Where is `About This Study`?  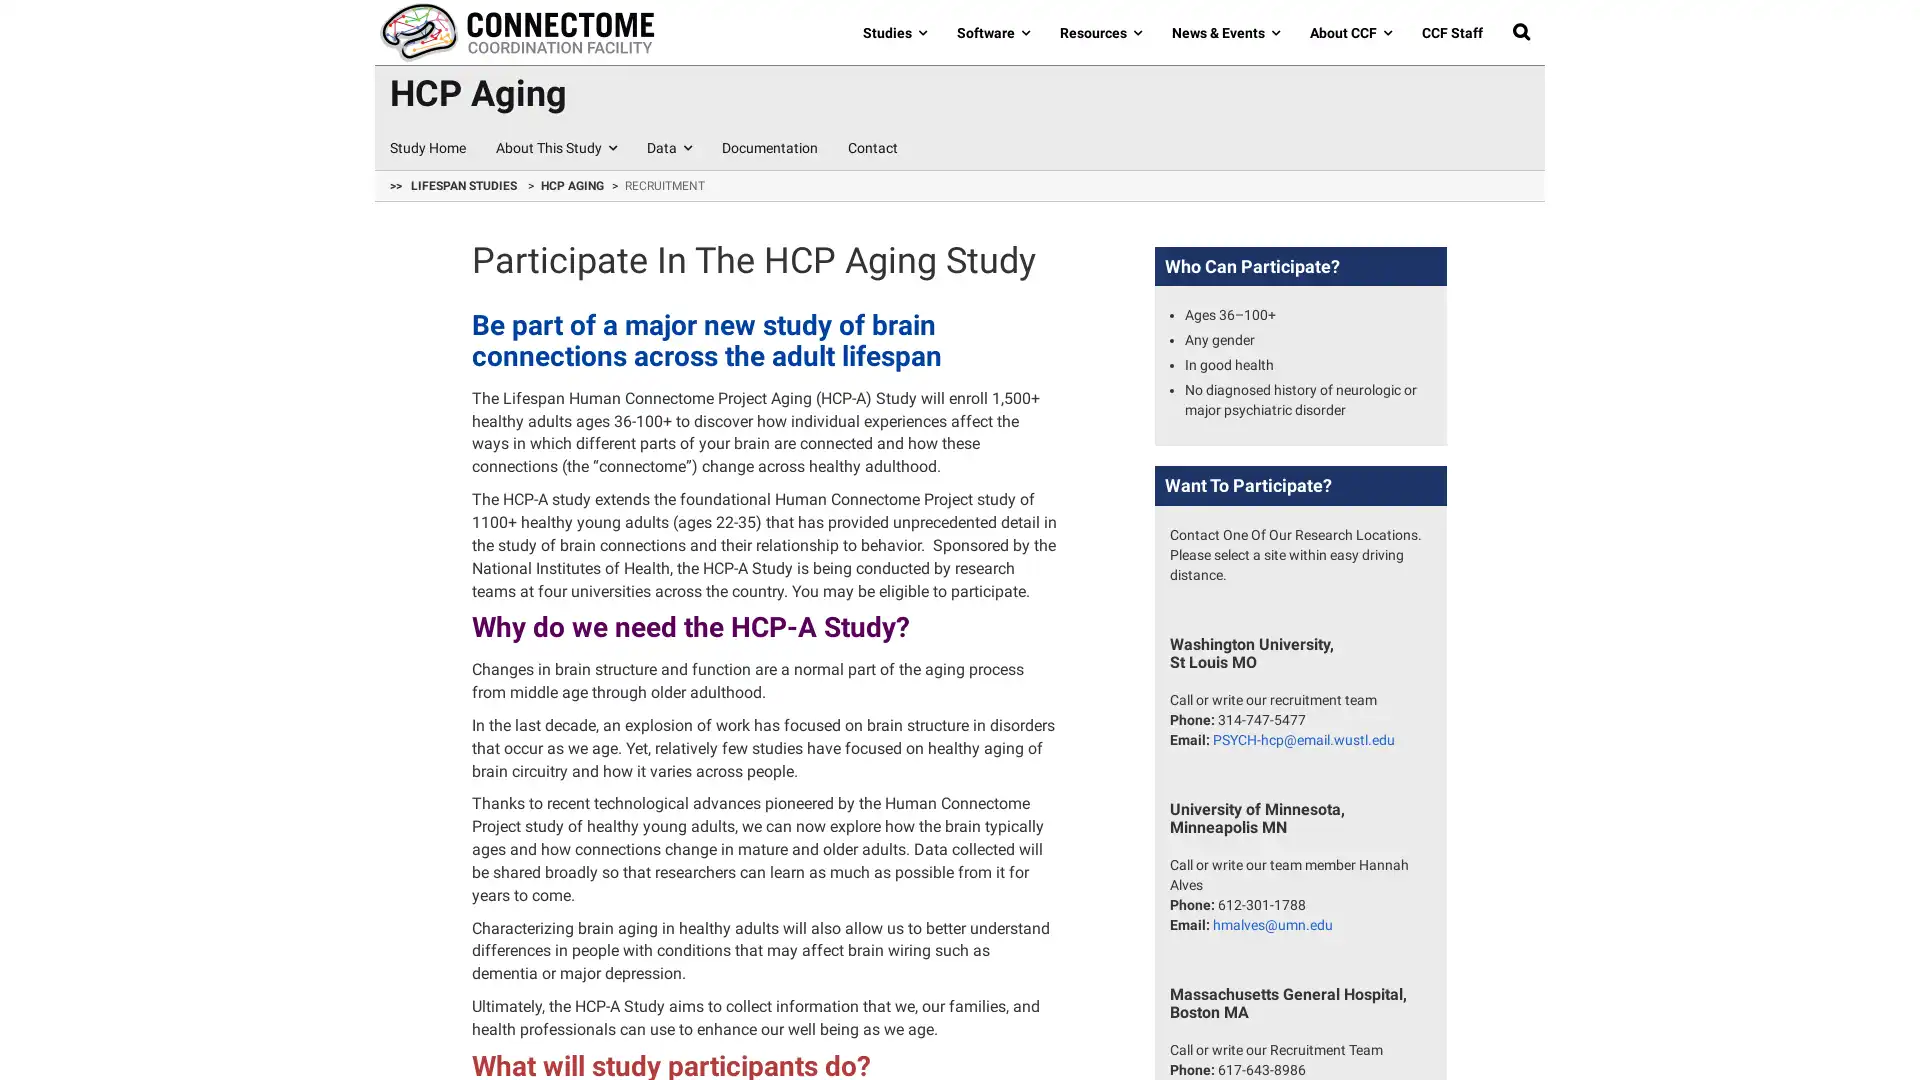 About This Study is located at coordinates (556, 145).